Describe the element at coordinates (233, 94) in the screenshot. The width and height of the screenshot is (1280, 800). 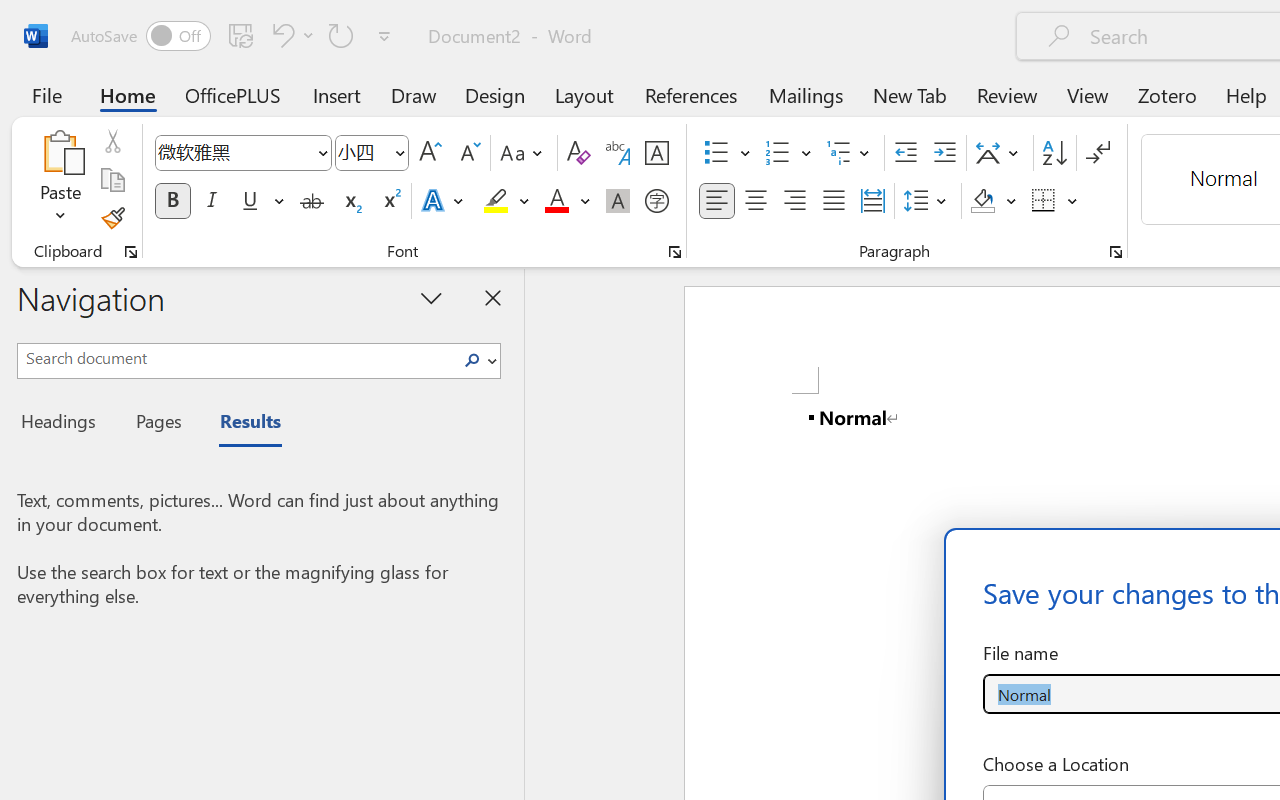
I see `'OfficePLUS'` at that location.